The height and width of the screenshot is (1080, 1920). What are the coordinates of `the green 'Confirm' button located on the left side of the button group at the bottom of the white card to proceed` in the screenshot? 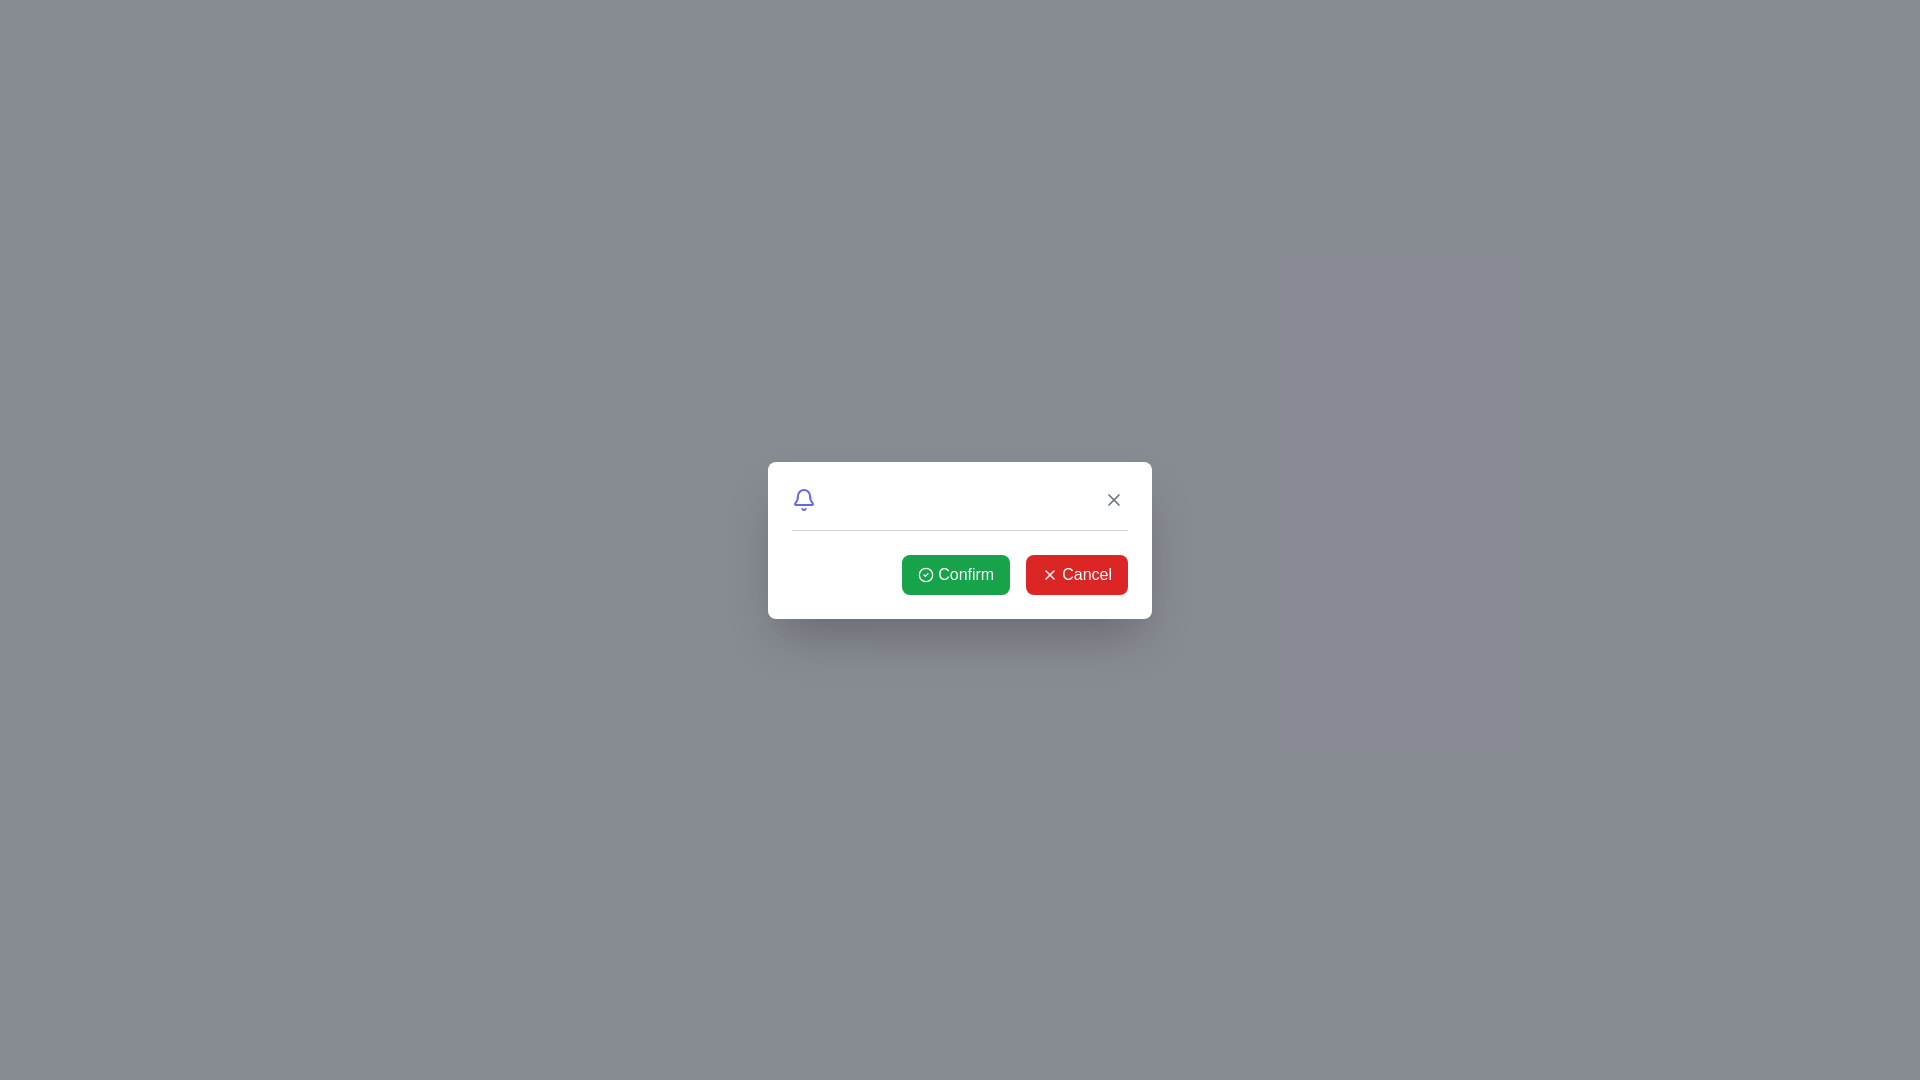 It's located at (960, 574).